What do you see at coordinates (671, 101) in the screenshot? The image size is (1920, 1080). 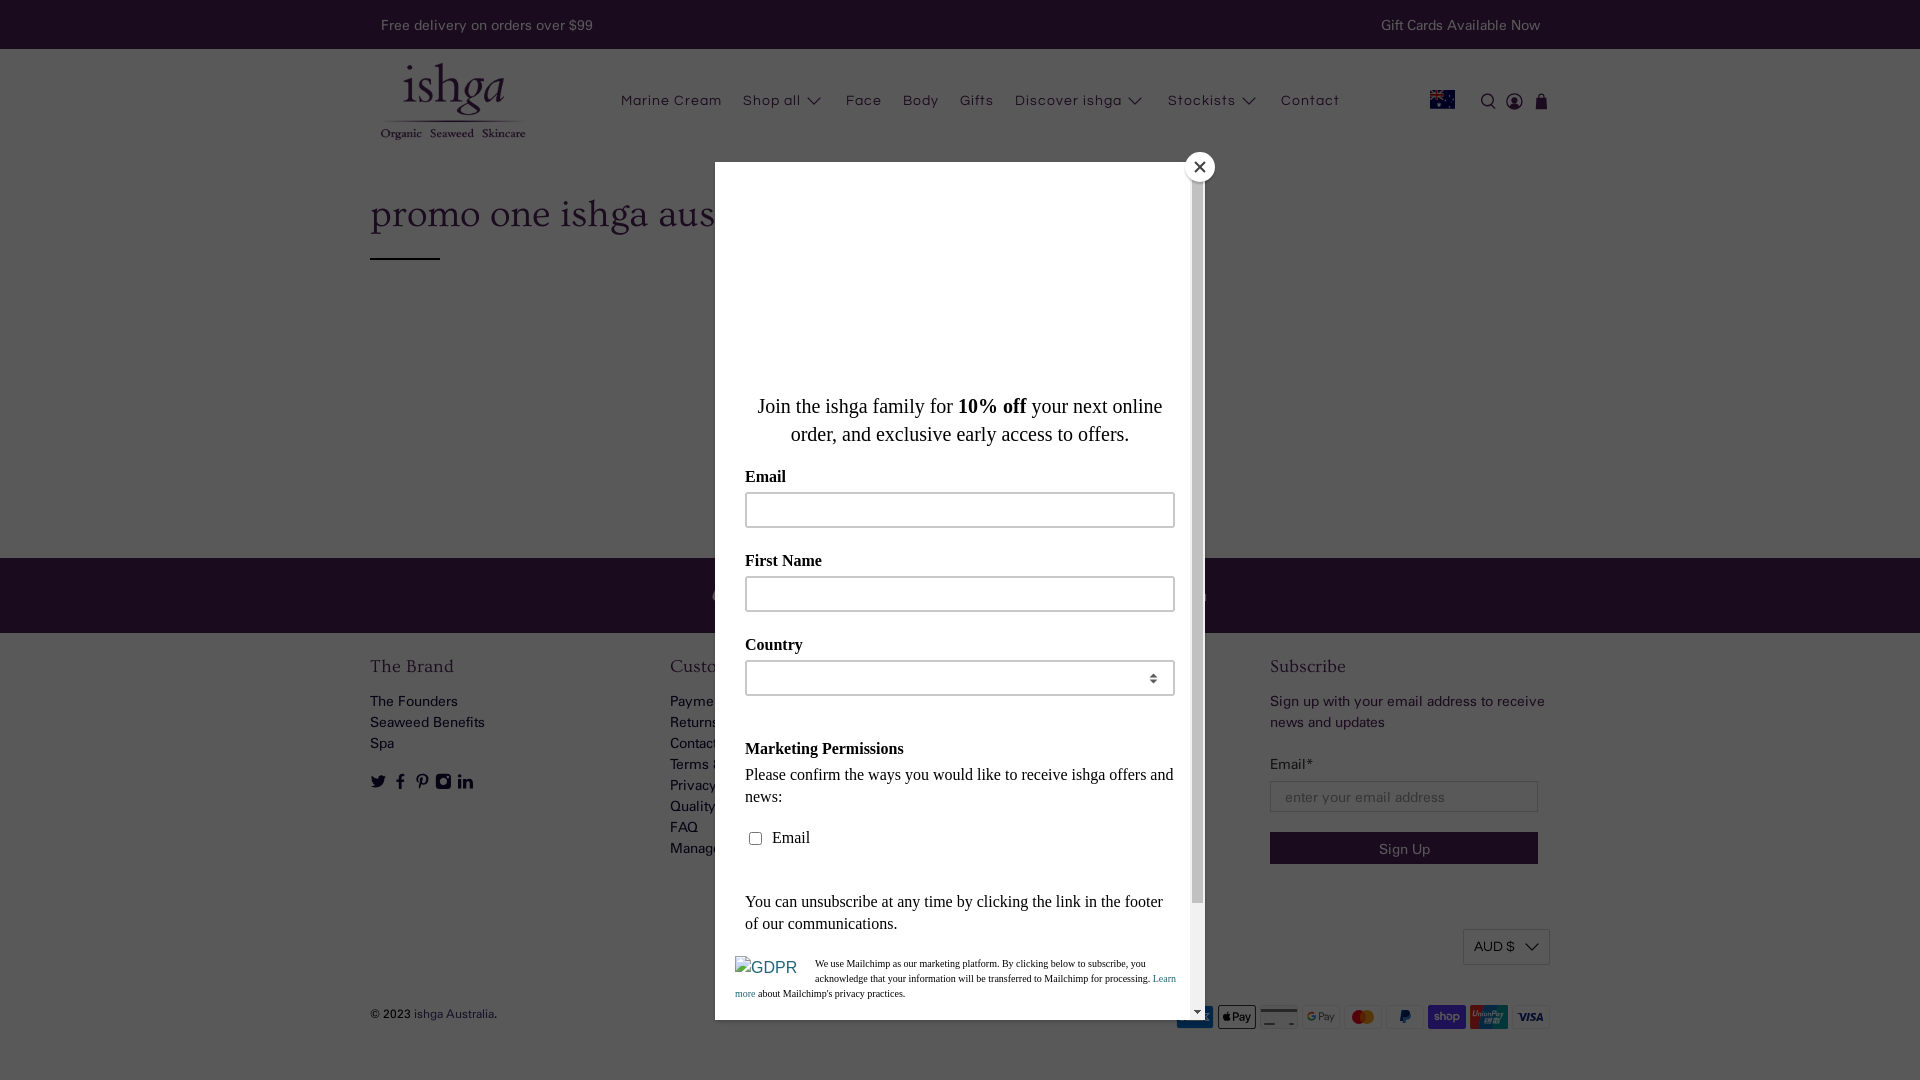 I see `'Marine Cream'` at bounding box center [671, 101].